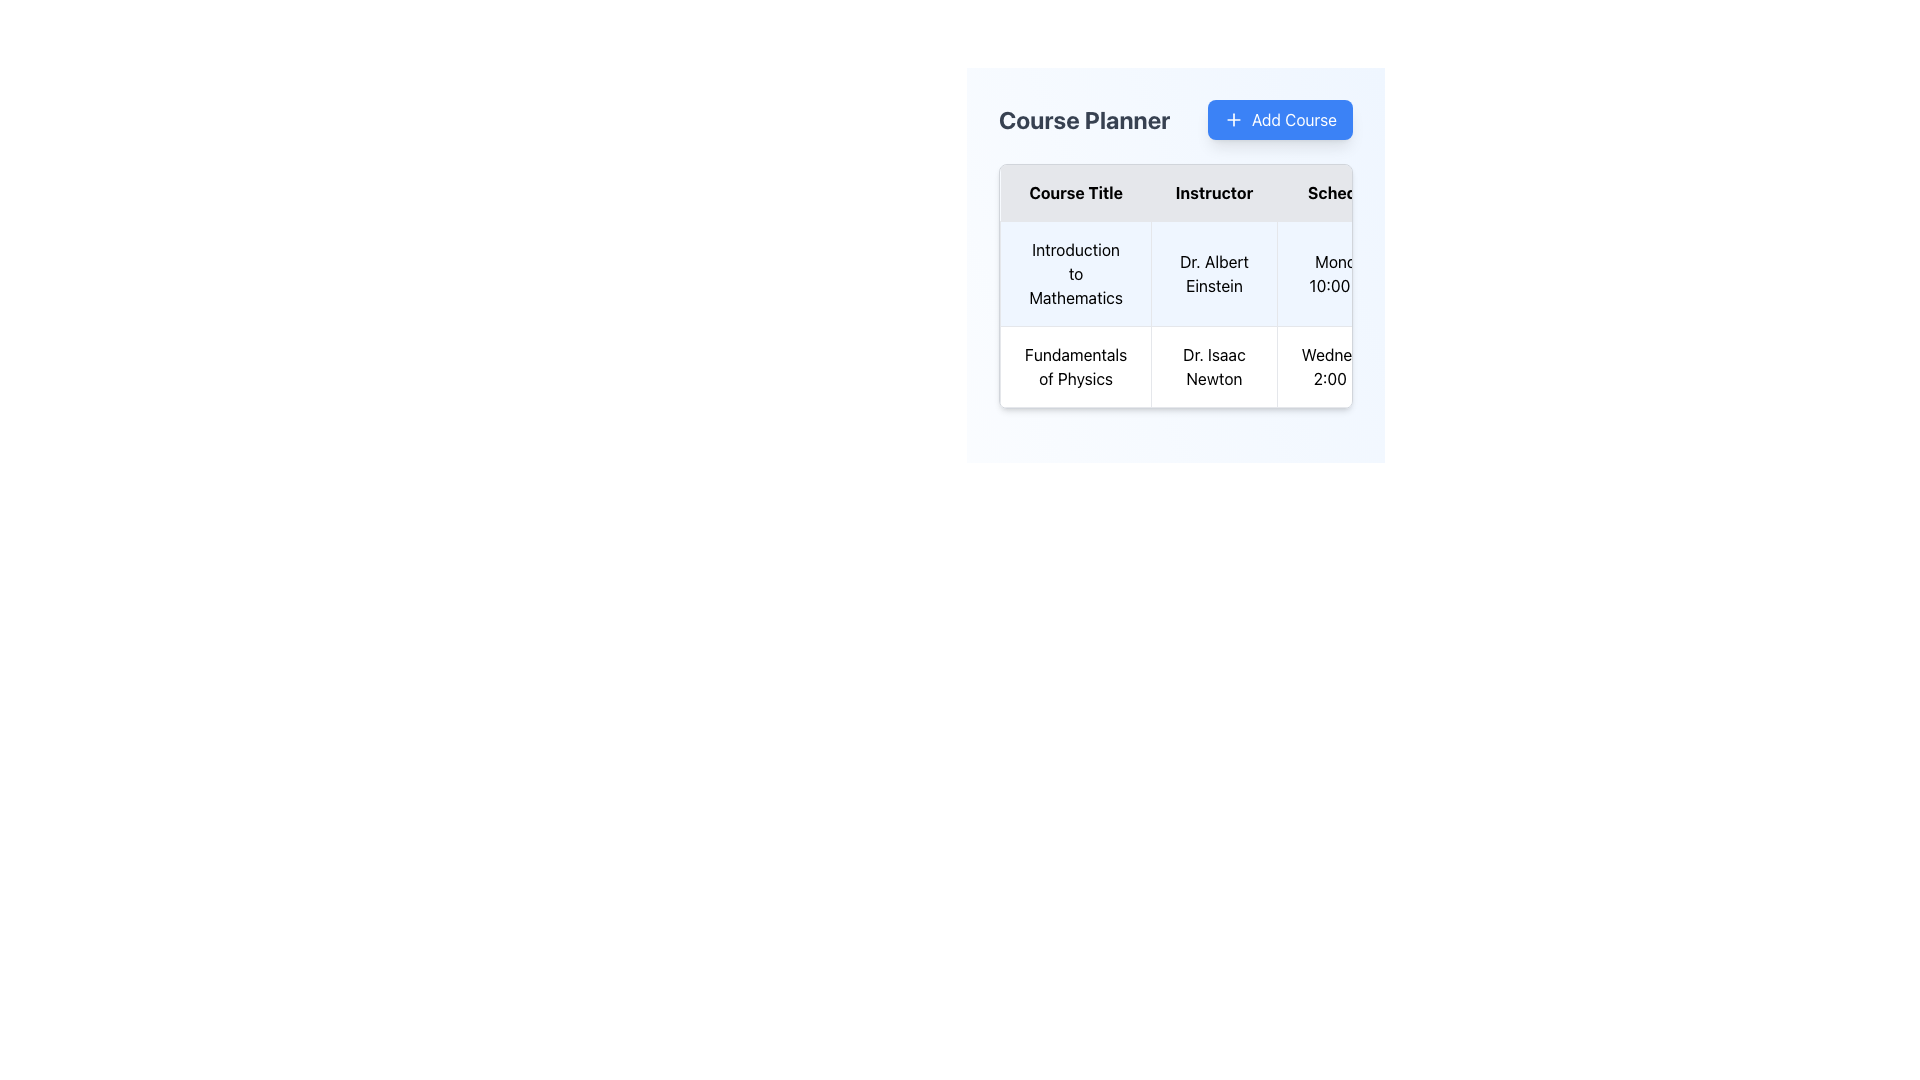  I want to click on the static text label 'Instructor' in the second column header of the table, which is bold and centered with a light gray background, so click(1213, 193).